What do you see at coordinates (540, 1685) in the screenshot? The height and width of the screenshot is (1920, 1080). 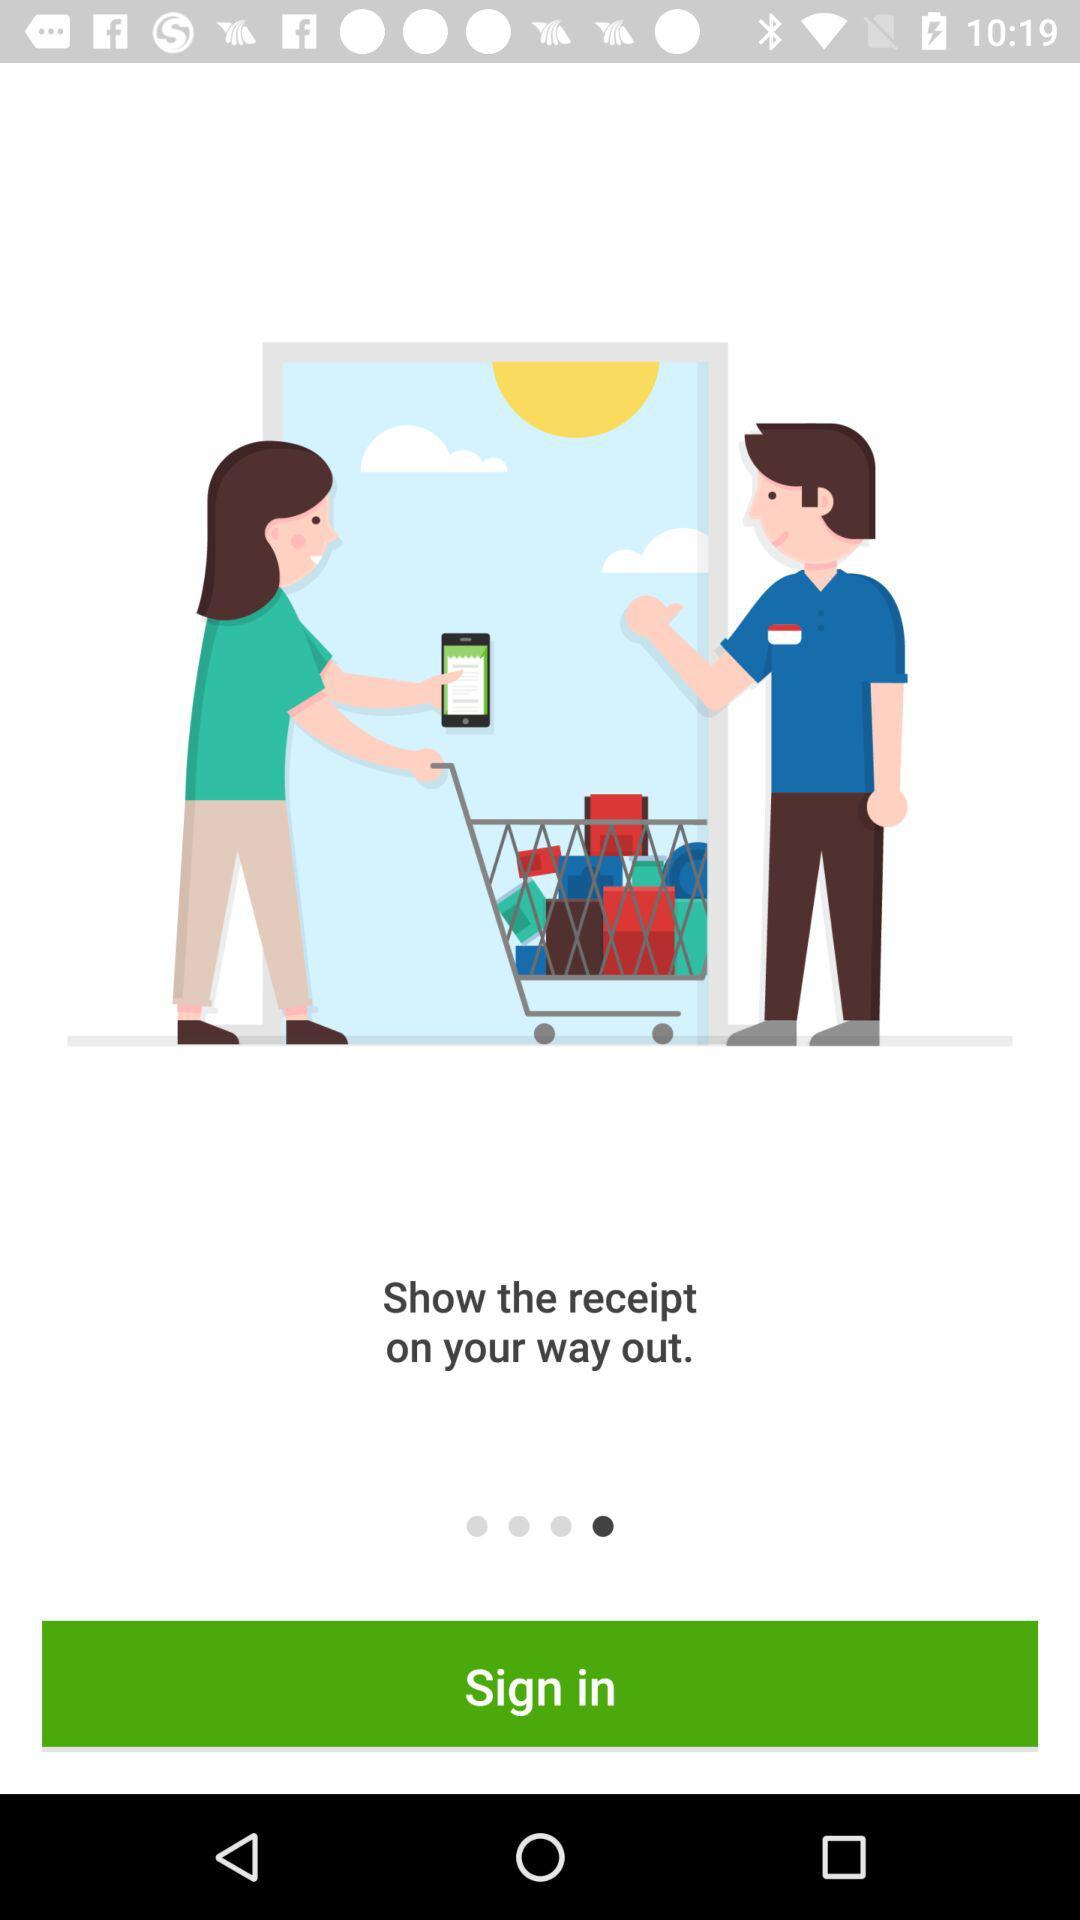 I see `sign in` at bounding box center [540, 1685].